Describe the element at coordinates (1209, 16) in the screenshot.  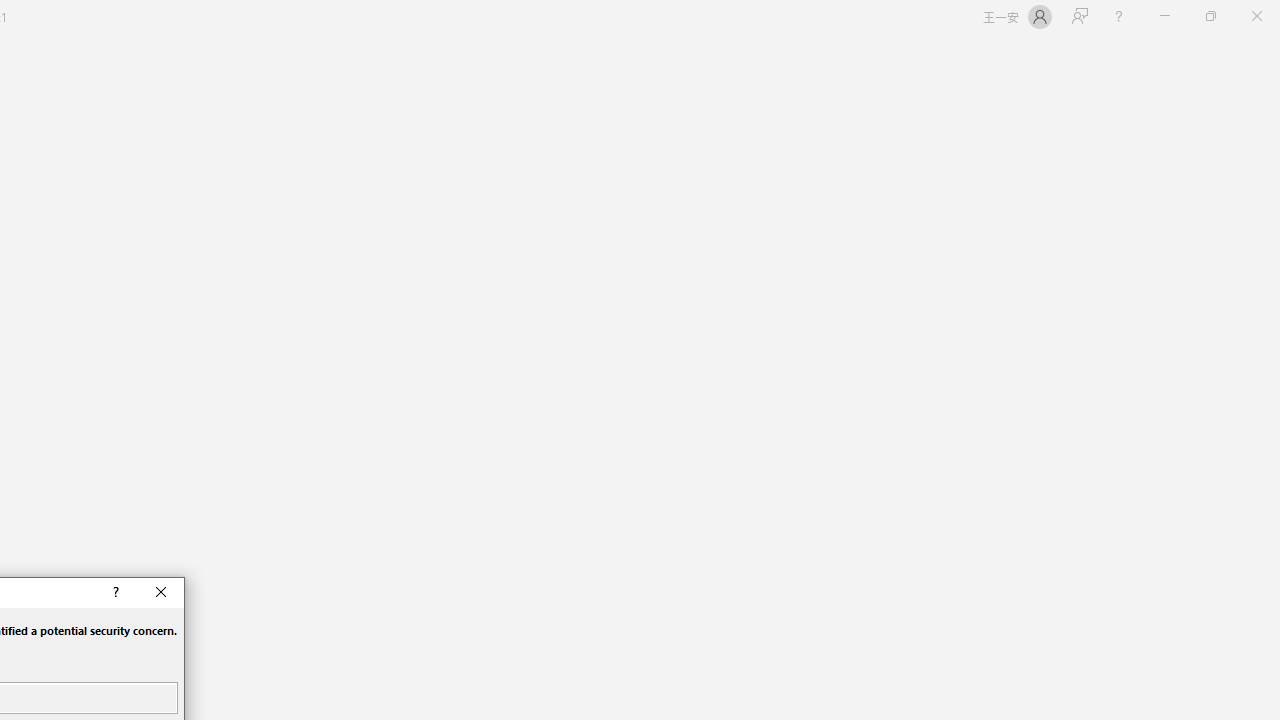
I see `'Restore Down'` at that location.